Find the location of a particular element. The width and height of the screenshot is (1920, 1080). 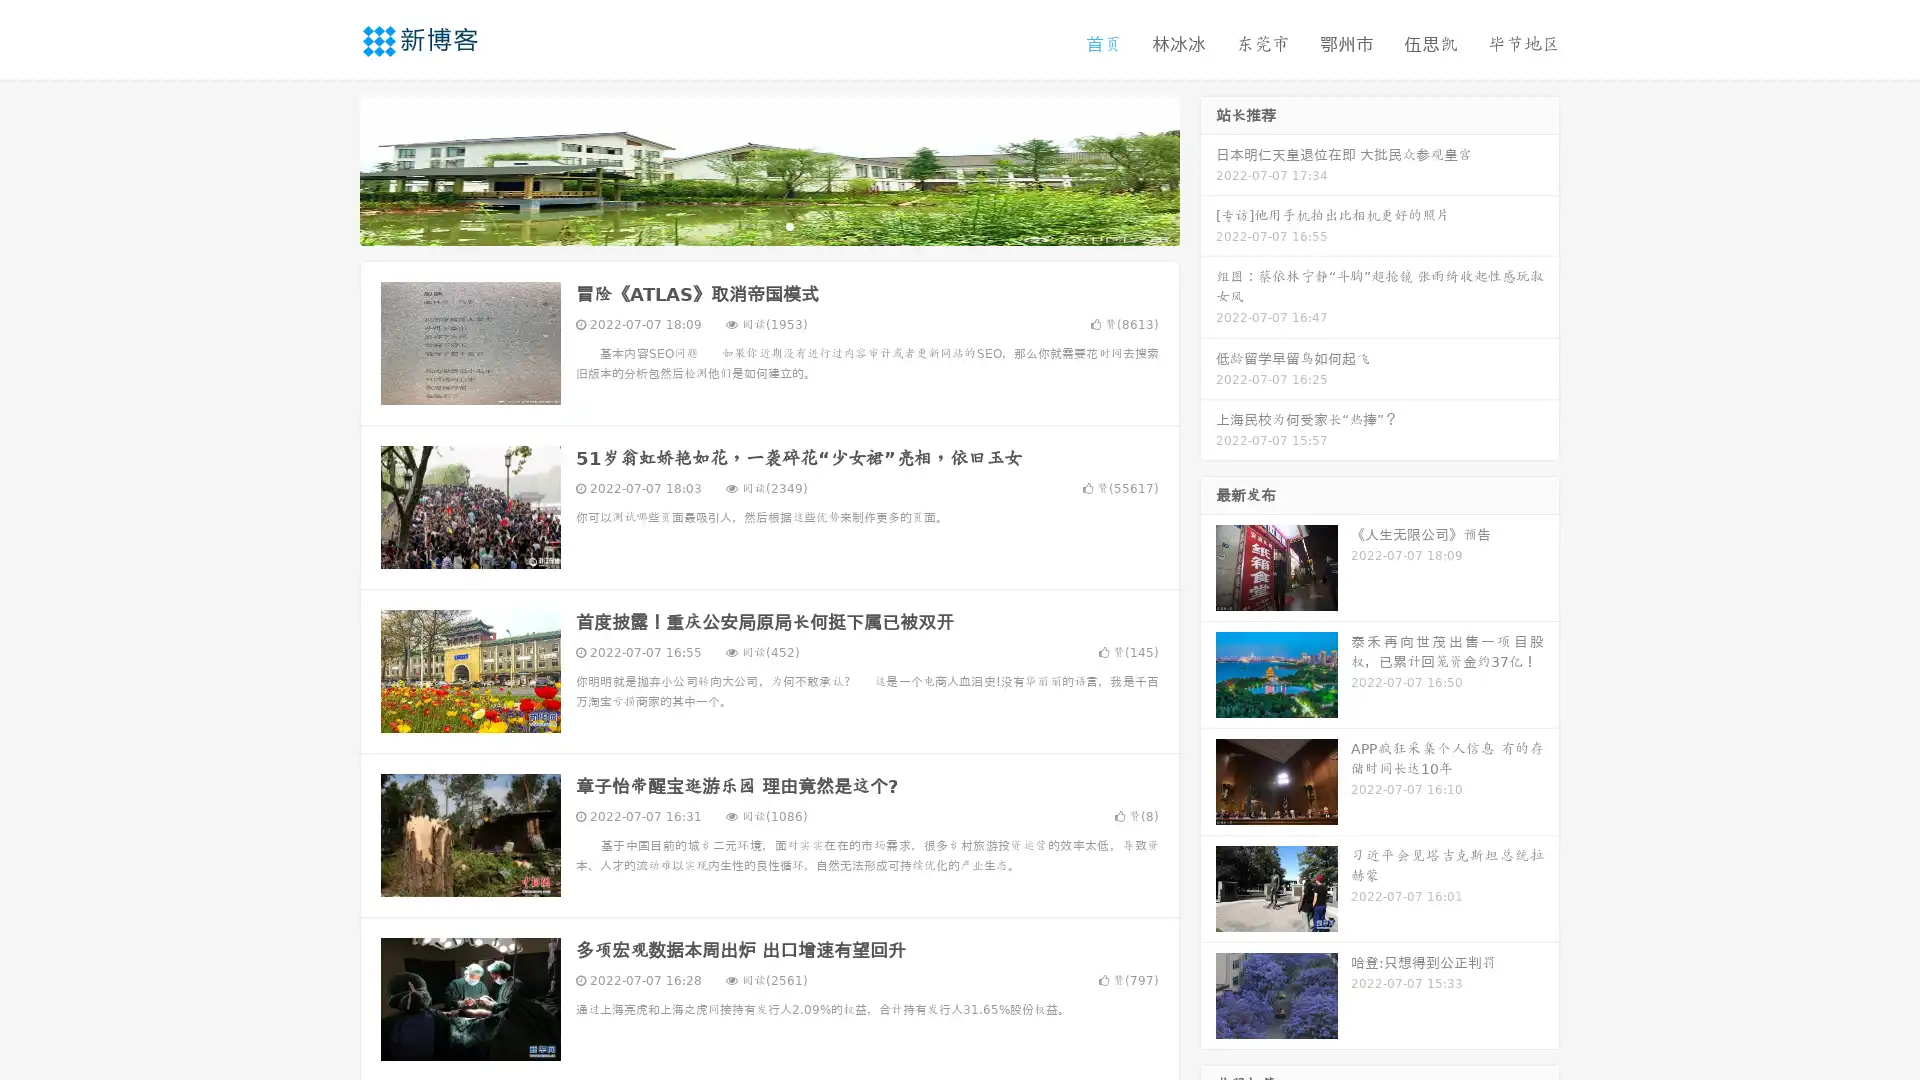

Next slide is located at coordinates (1208, 168).